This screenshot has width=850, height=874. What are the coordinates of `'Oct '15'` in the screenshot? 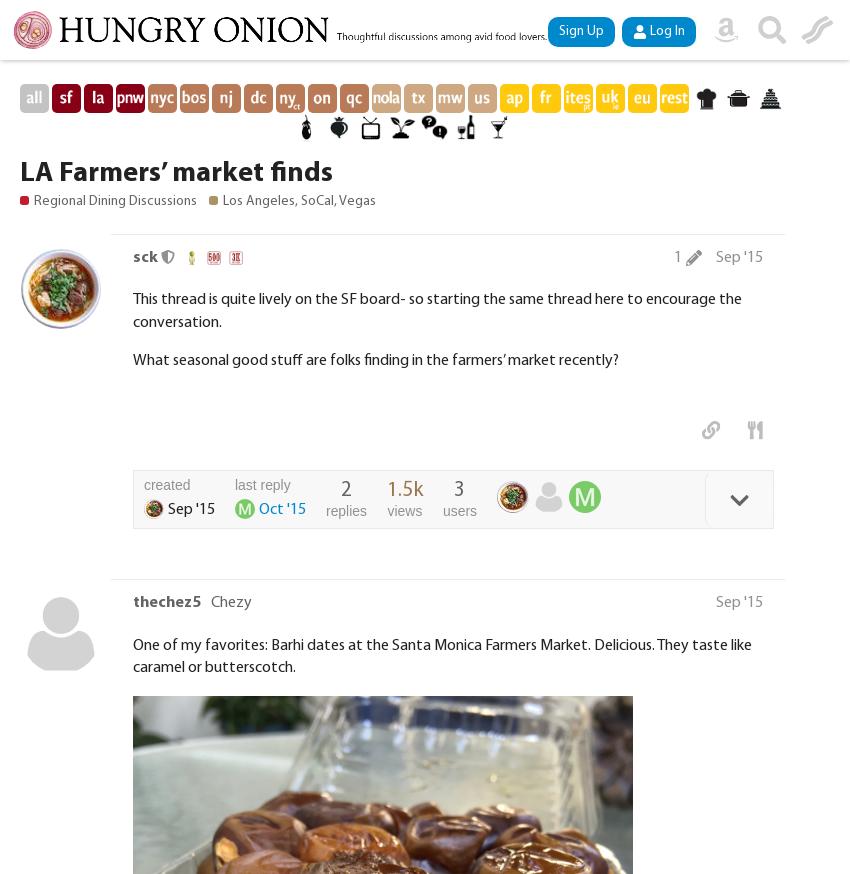 It's located at (281, 508).